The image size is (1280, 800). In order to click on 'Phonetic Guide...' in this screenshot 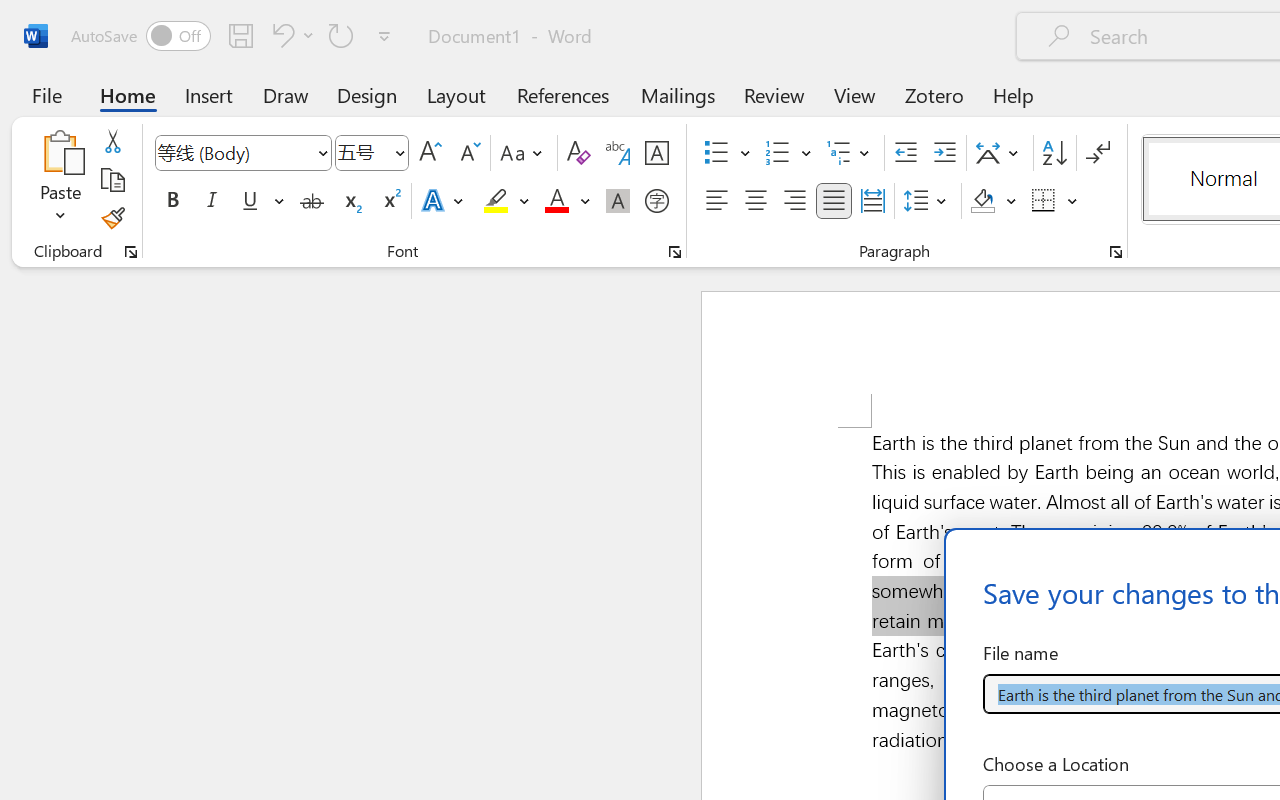, I will do `click(617, 153)`.